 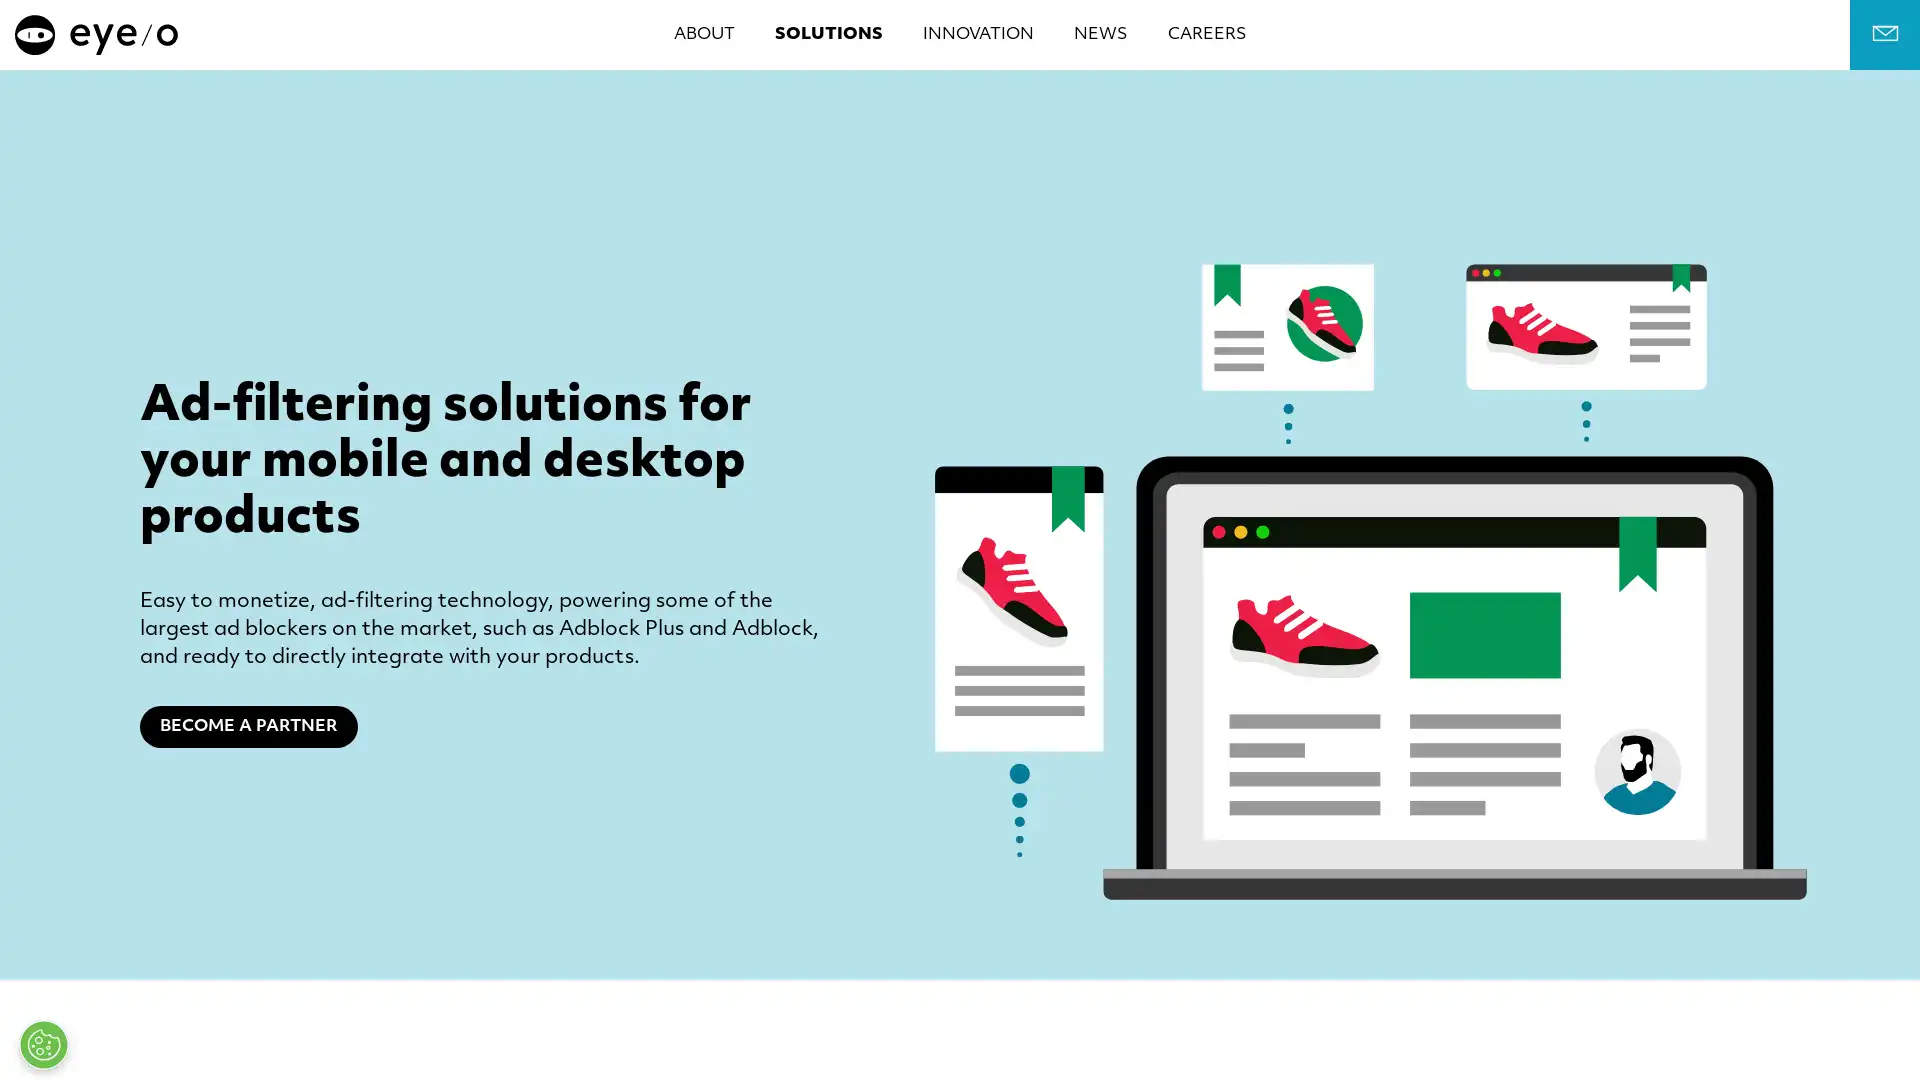 What do you see at coordinates (43, 1044) in the screenshot?
I see `Open Preferences` at bounding box center [43, 1044].